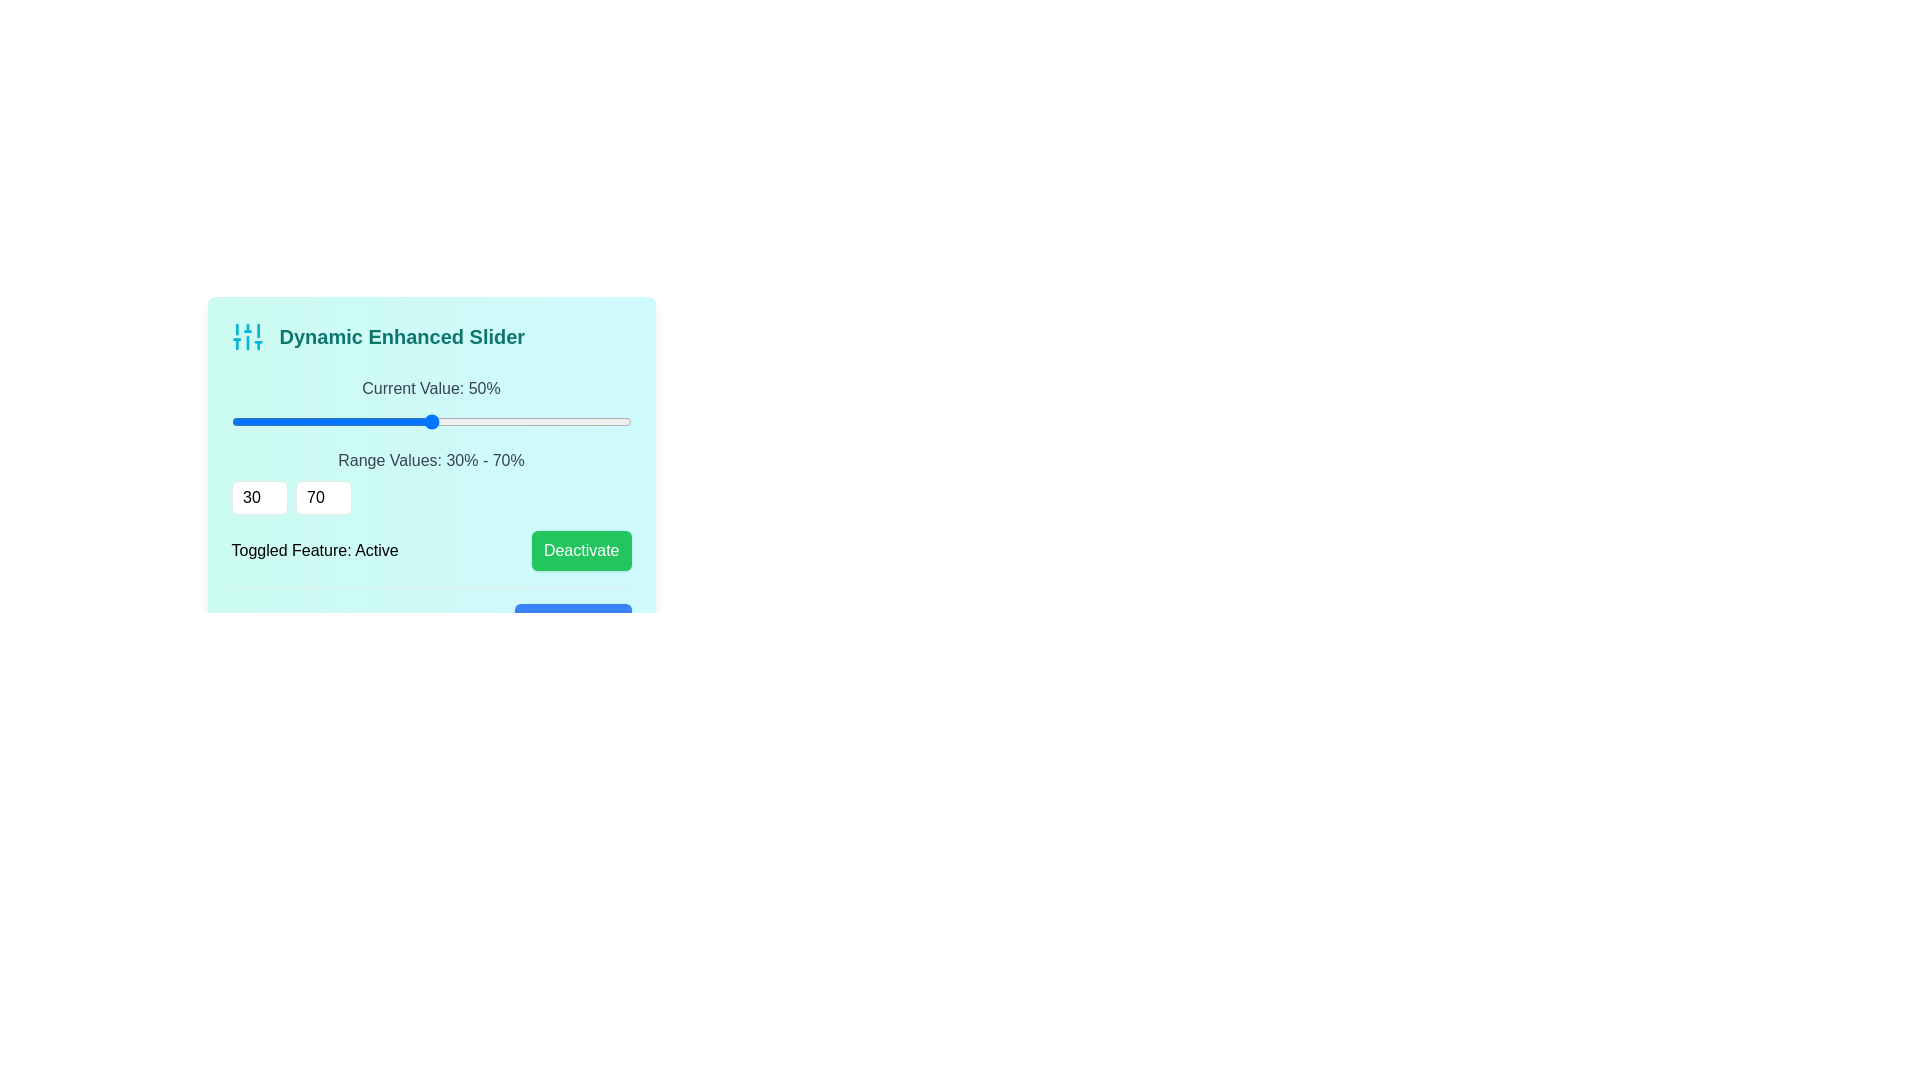 The height and width of the screenshot is (1080, 1920). Describe the element at coordinates (620, 420) in the screenshot. I see `the slider` at that location.